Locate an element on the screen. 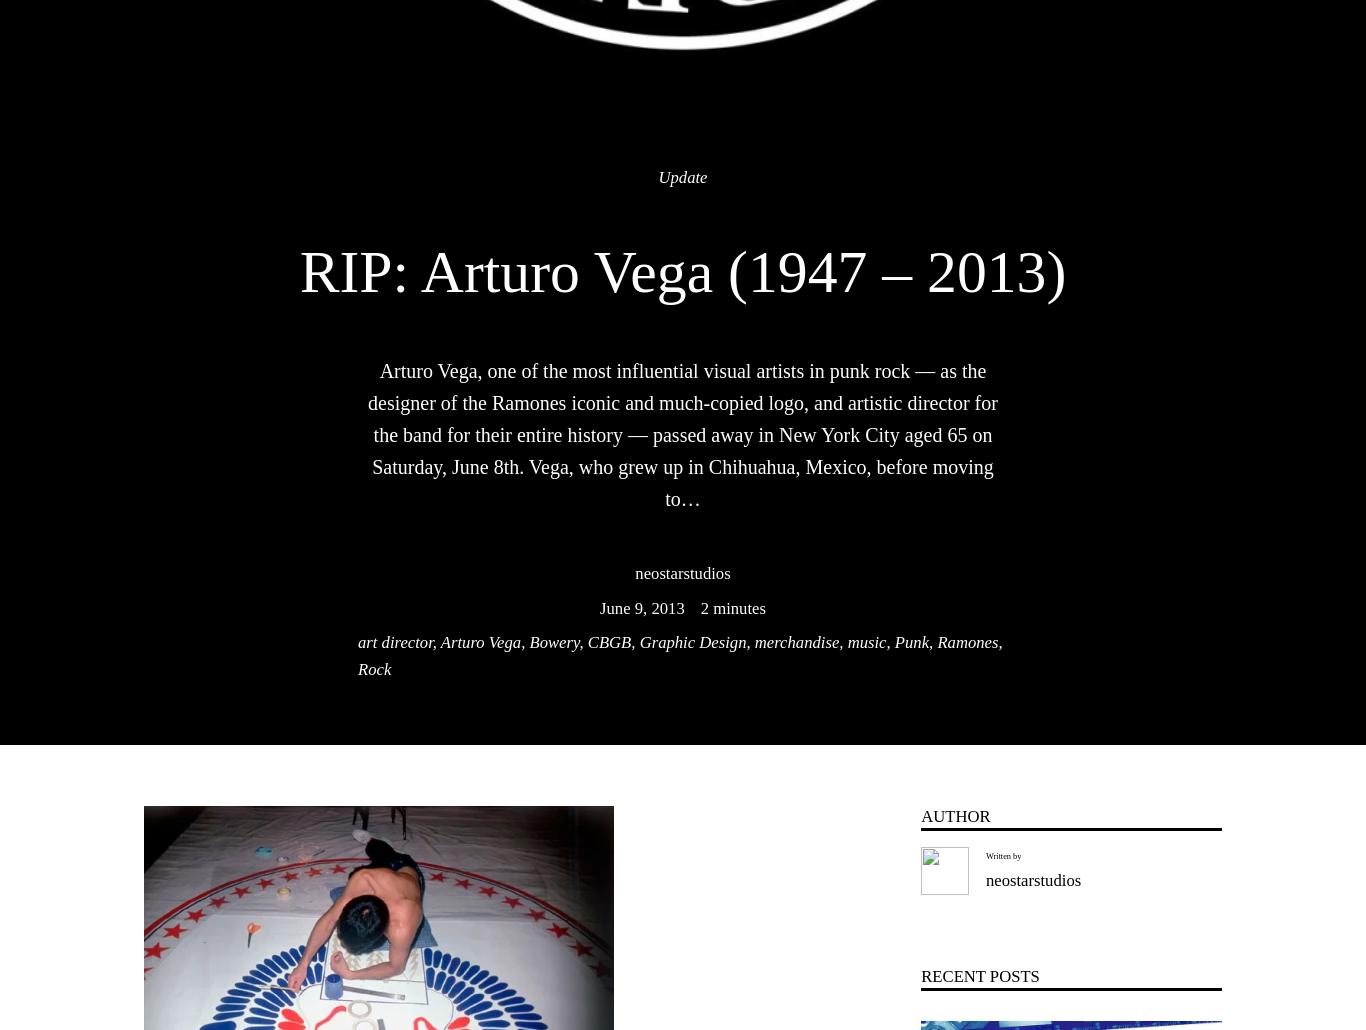 Image resolution: width=1366 pixels, height=1030 pixels. 'music' is located at coordinates (865, 641).